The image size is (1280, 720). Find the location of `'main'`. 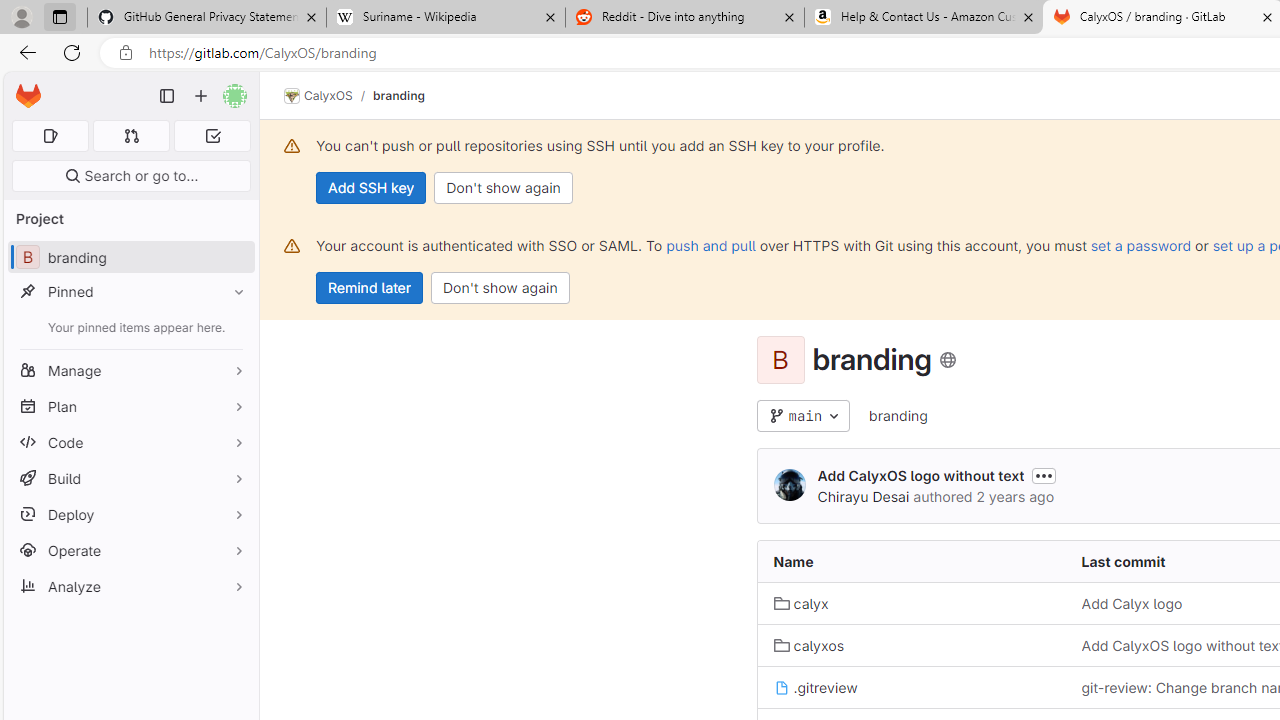

'main' is located at coordinates (803, 415).